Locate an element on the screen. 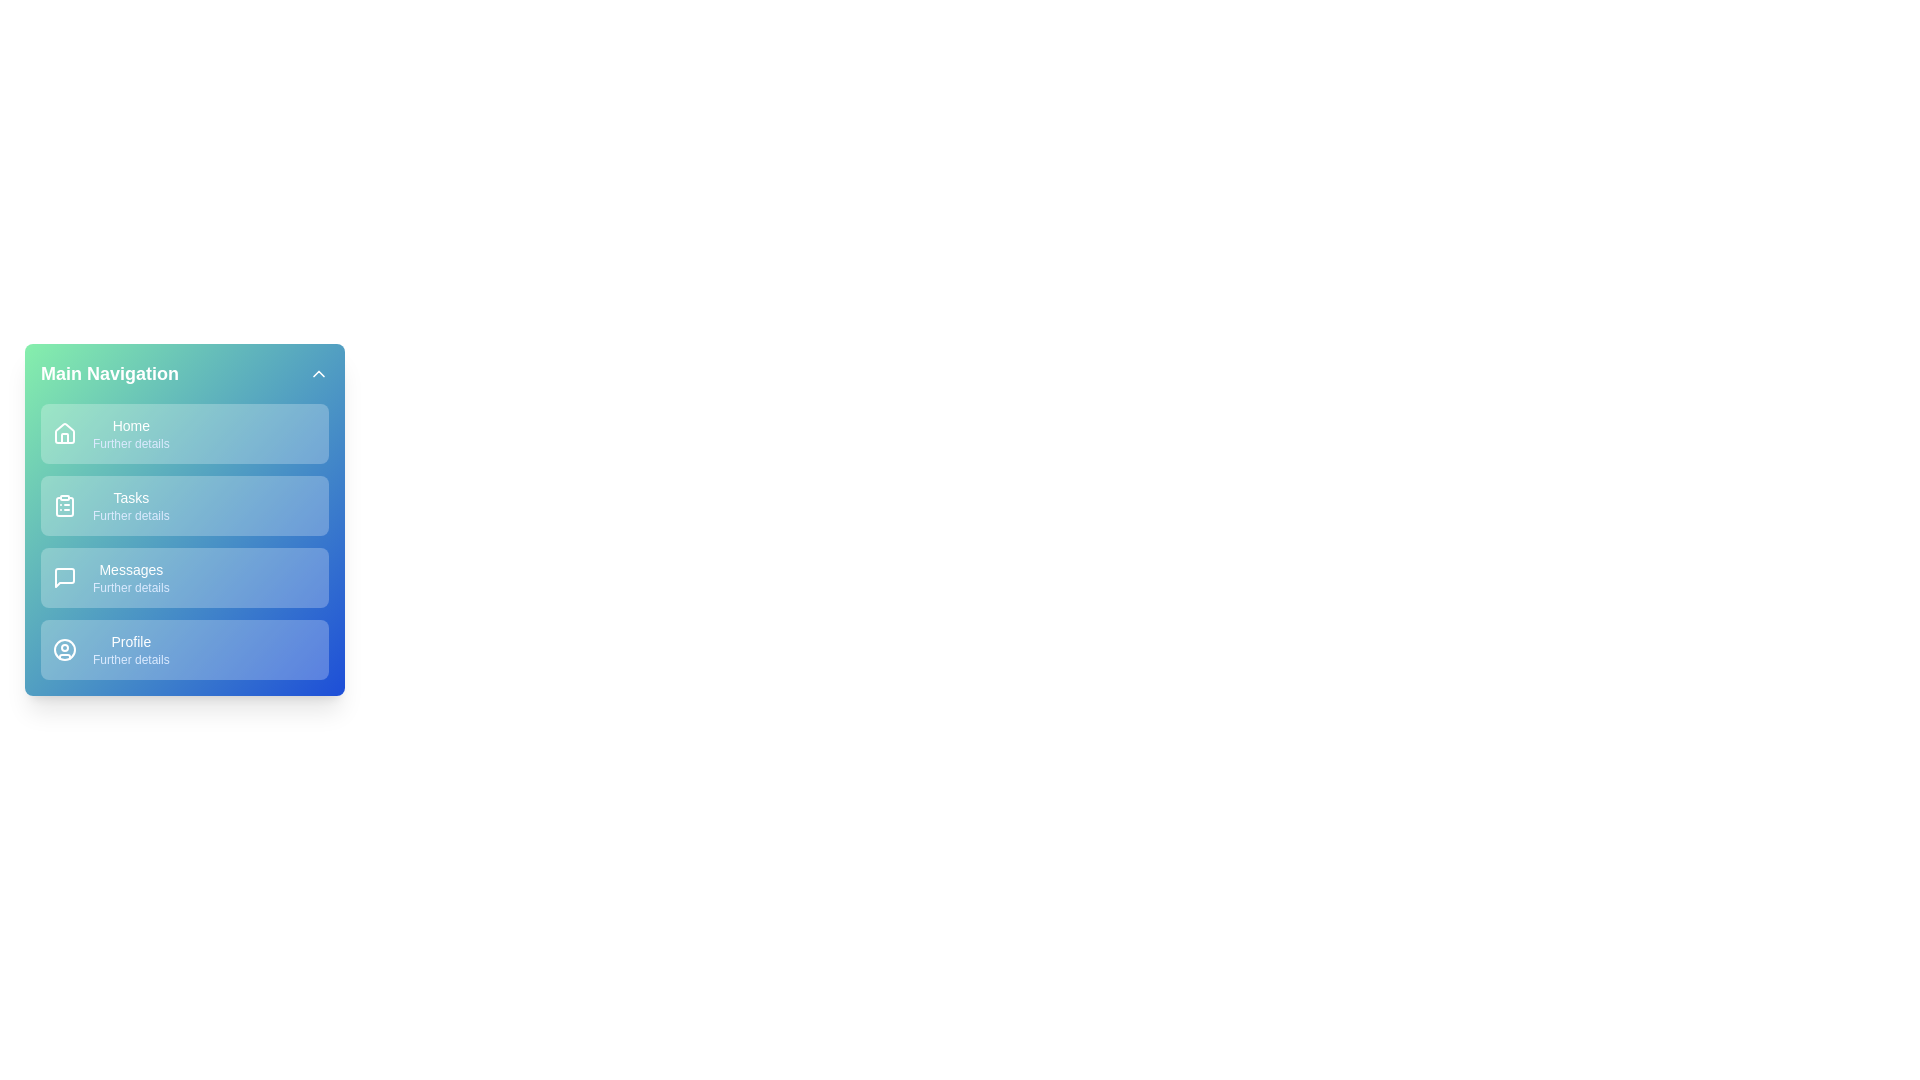  the menu item Profile by clicking on it is located at coordinates (185, 650).